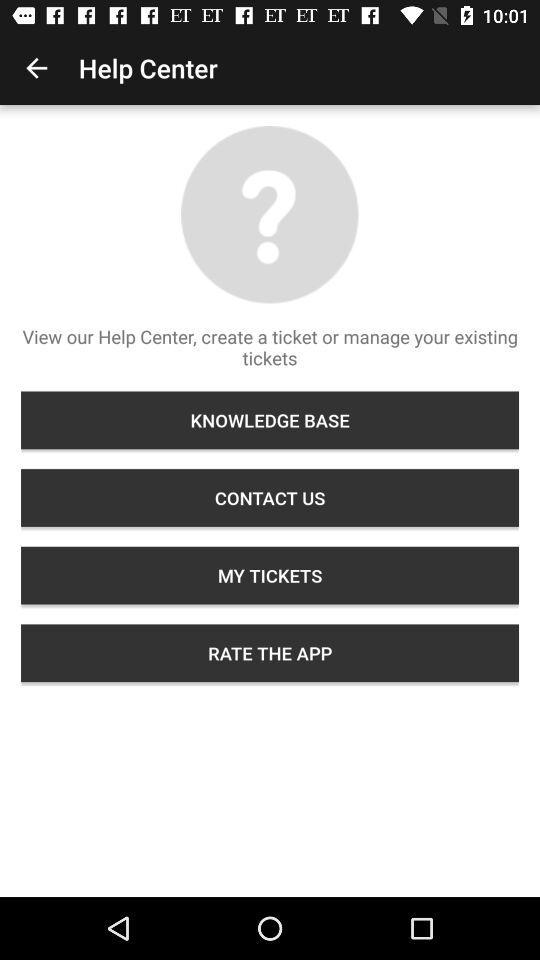 This screenshot has height=960, width=540. What do you see at coordinates (36, 68) in the screenshot?
I see `the item above the view our help icon` at bounding box center [36, 68].